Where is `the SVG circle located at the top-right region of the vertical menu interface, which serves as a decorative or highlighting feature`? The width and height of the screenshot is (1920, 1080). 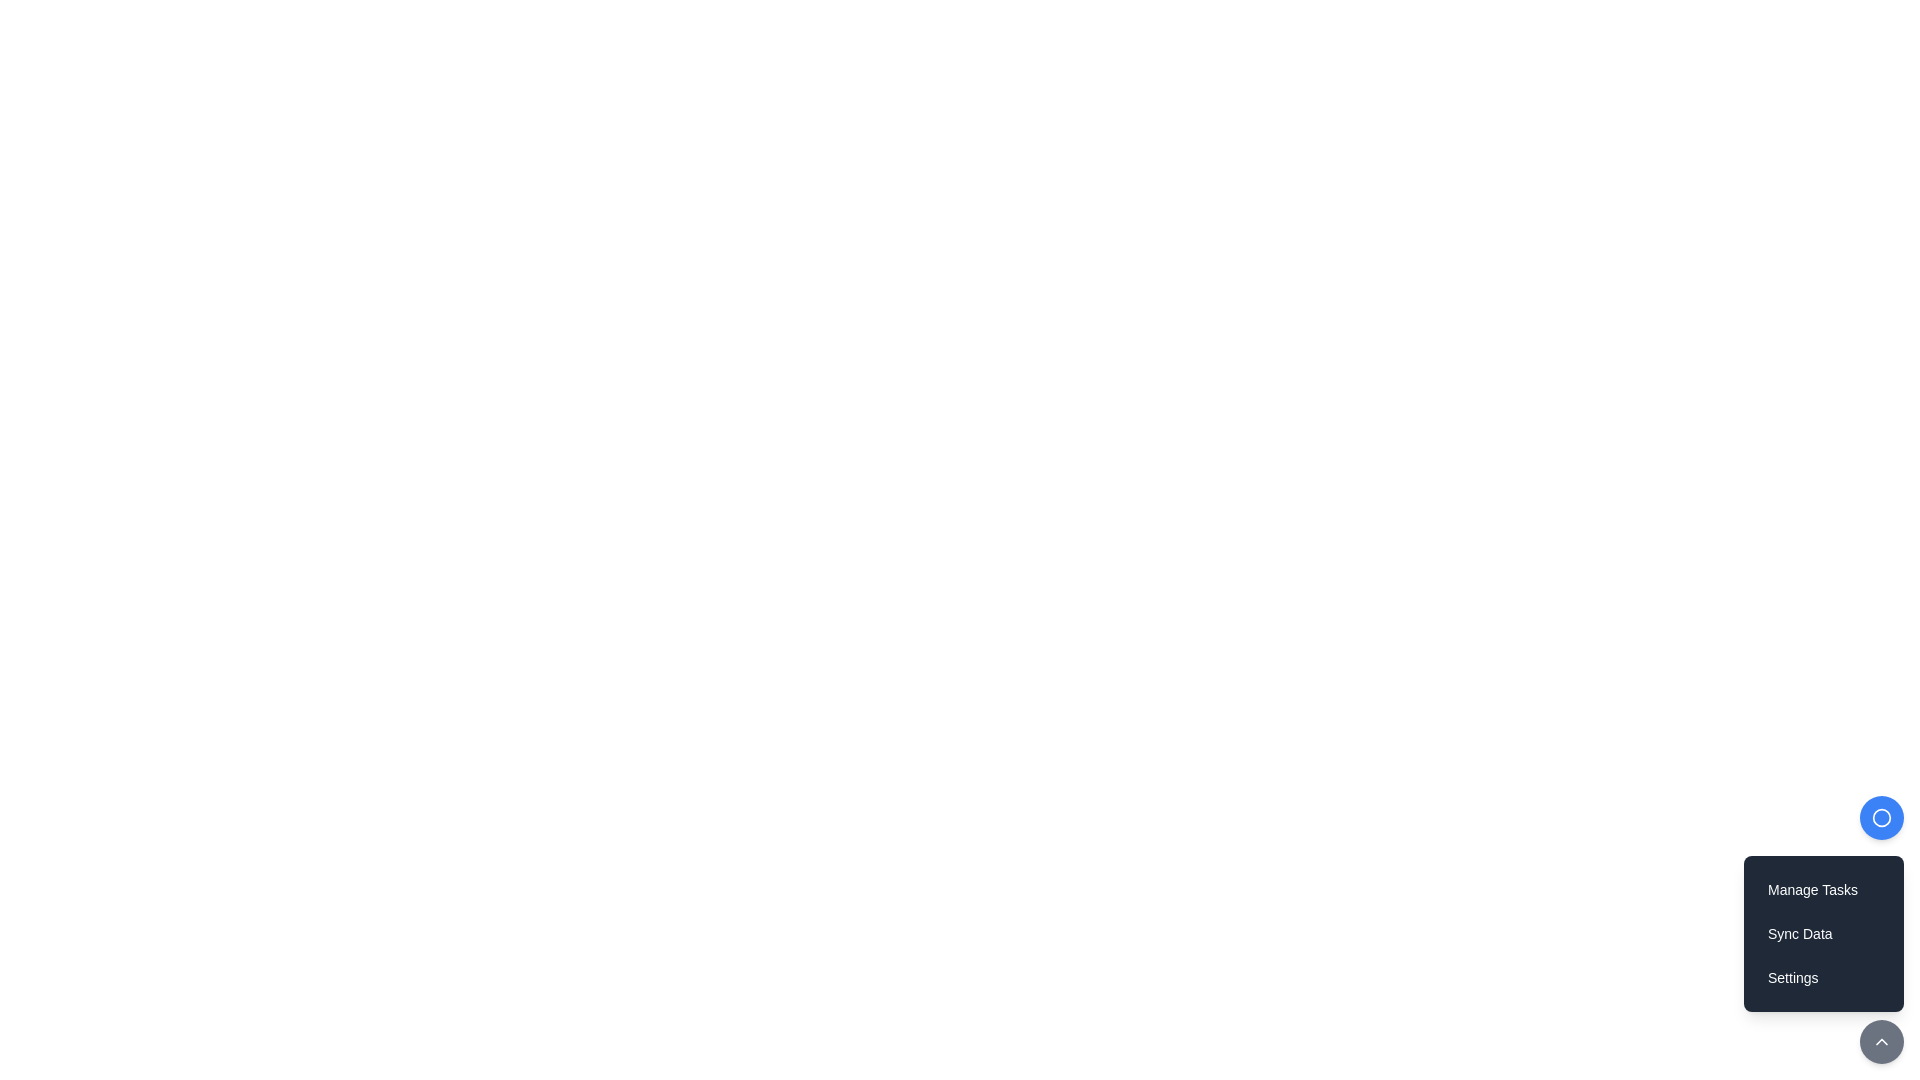
the SVG circle located at the top-right region of the vertical menu interface, which serves as a decorative or highlighting feature is located at coordinates (1880, 817).